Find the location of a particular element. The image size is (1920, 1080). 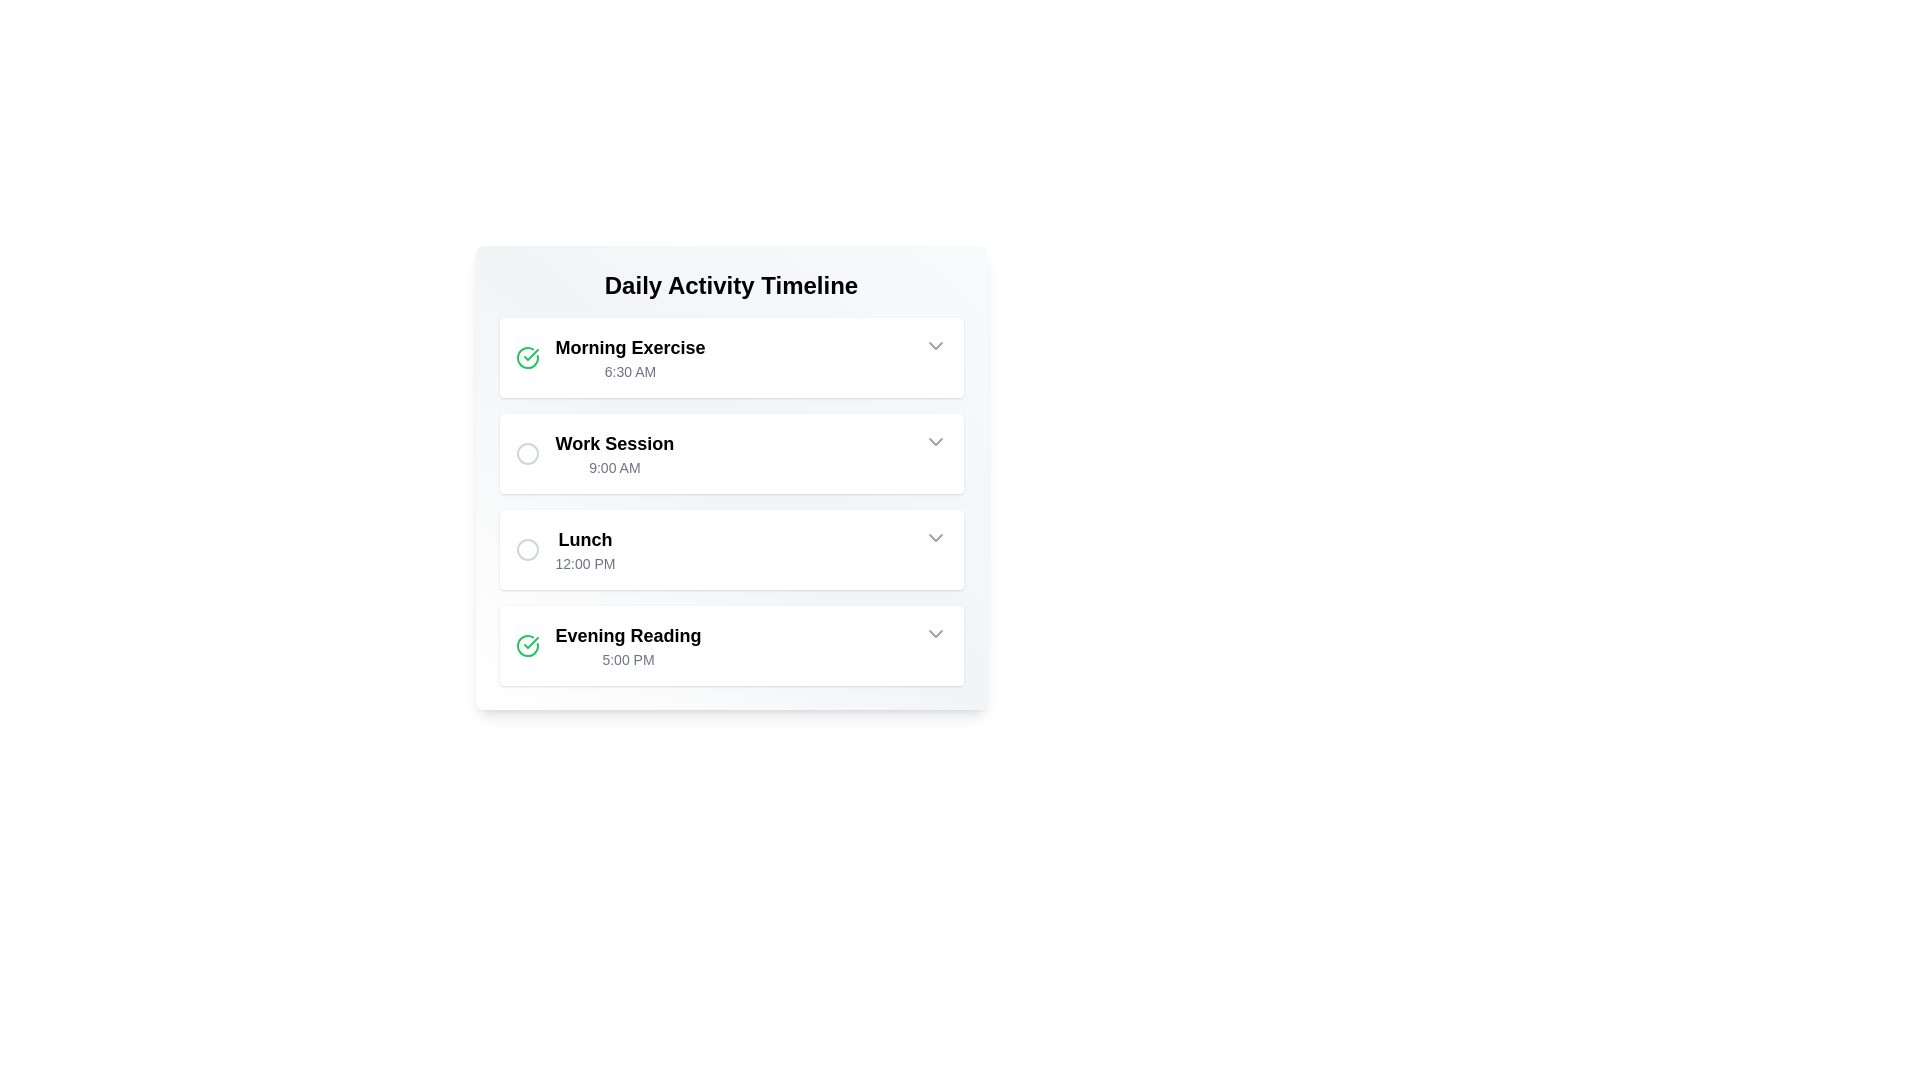

the Dropdown indicator icon located in the top-right corner of the 'Work Session 9:00 AM' activity entry is located at coordinates (934, 441).